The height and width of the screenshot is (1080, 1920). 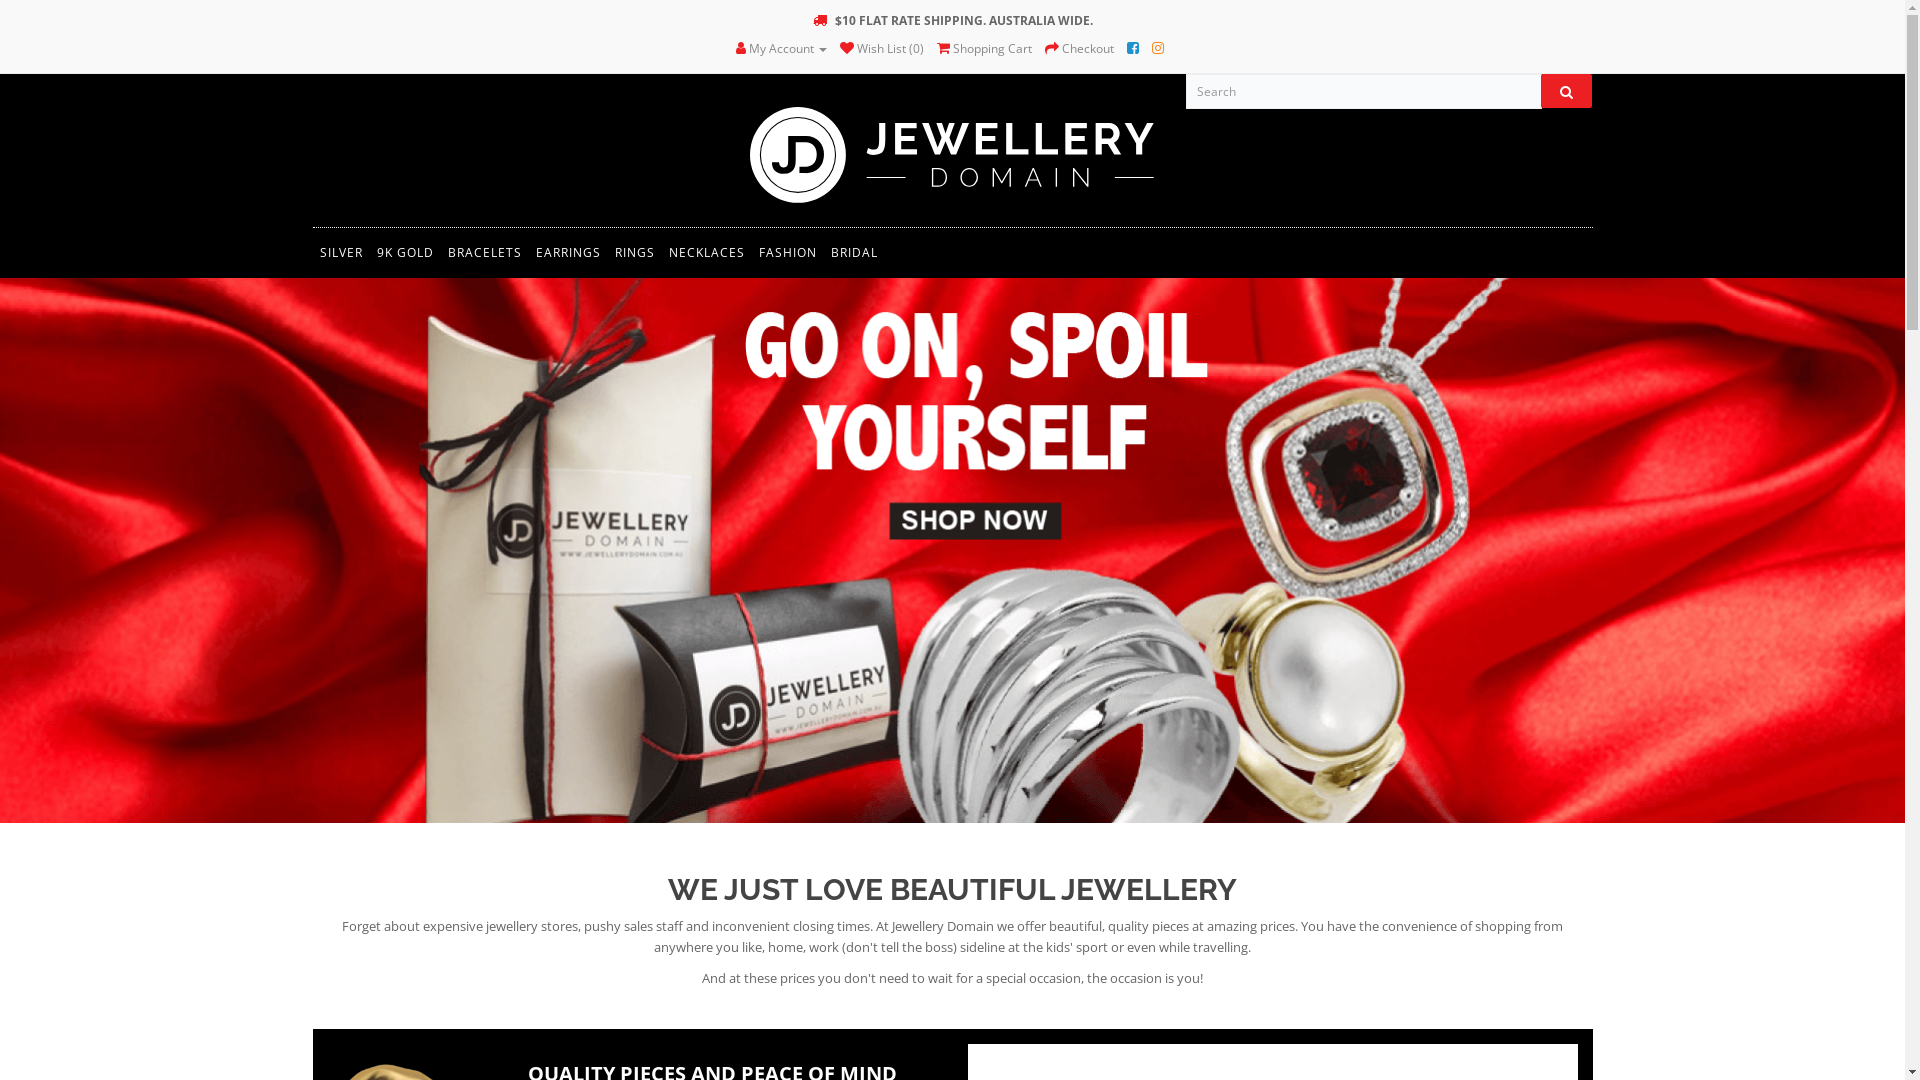 I want to click on 'Join us on Instagram', so click(x=1157, y=47).